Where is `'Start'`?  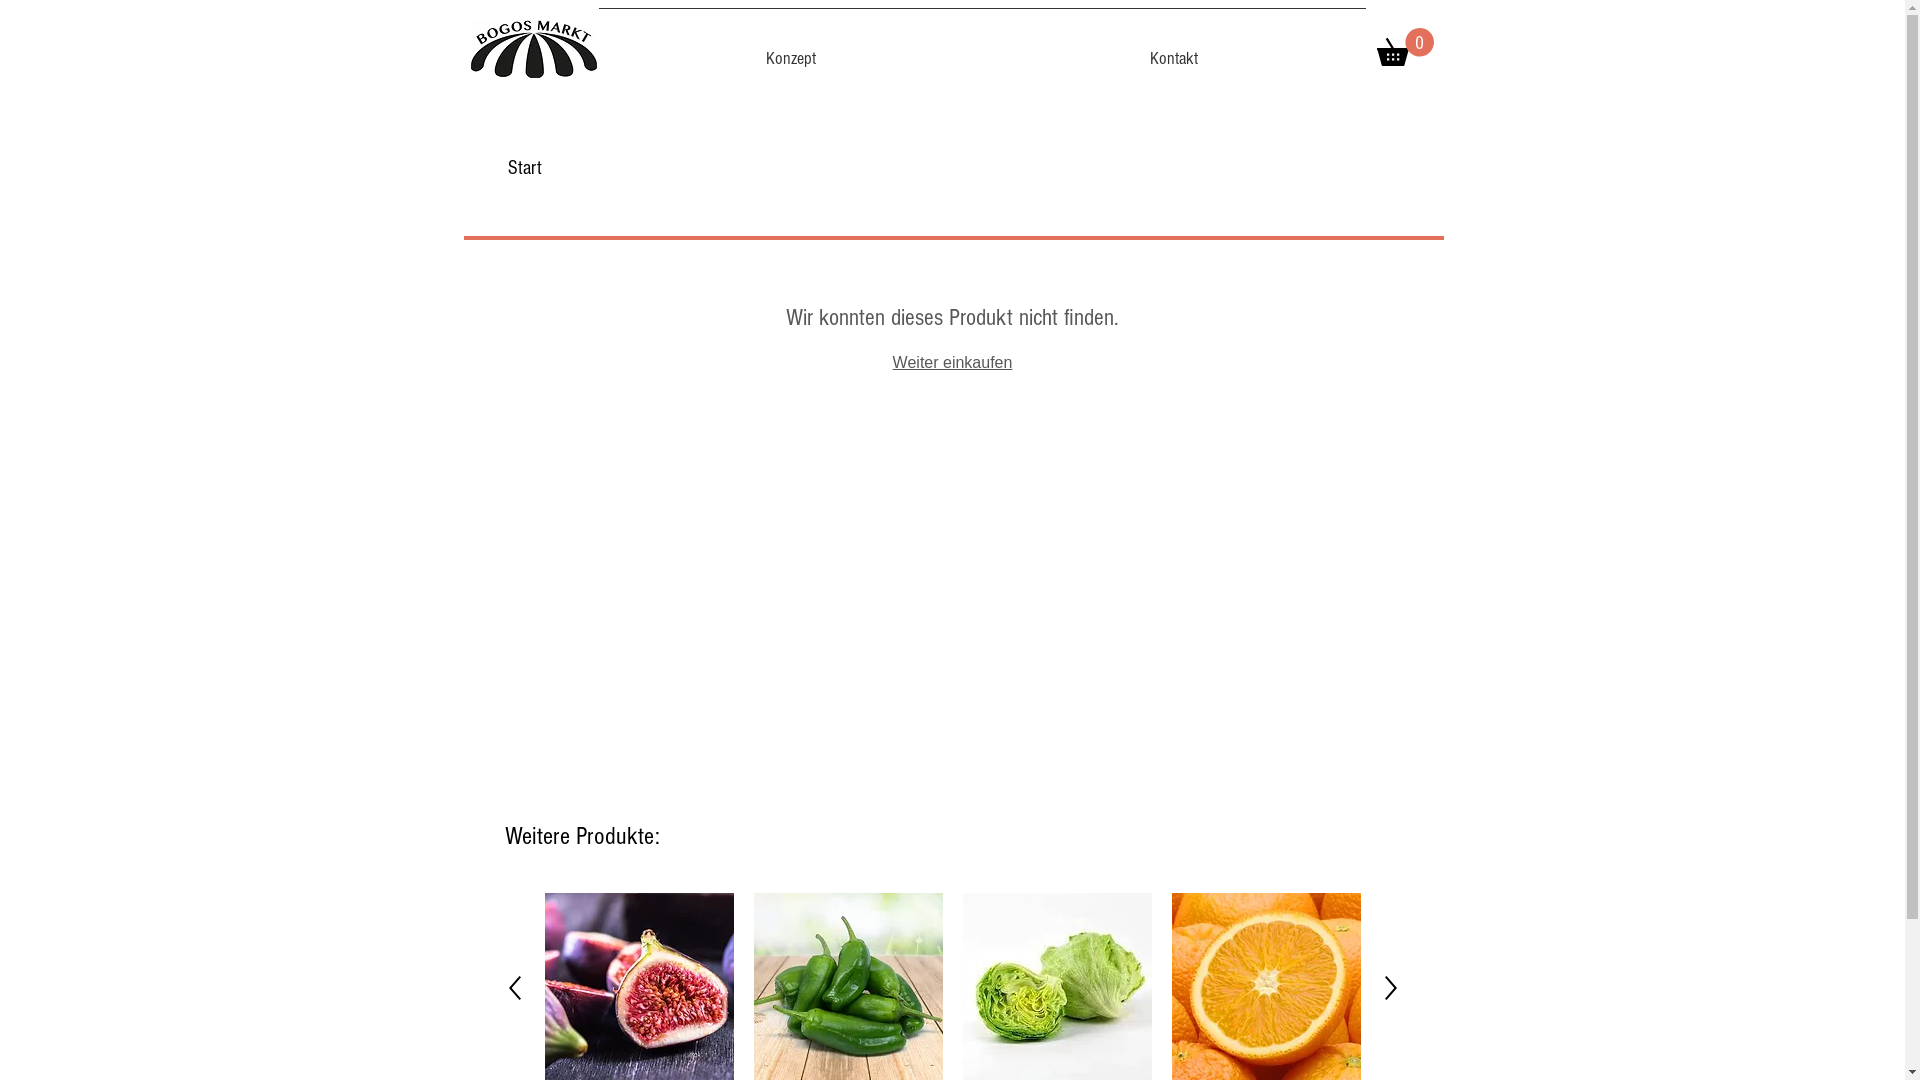 'Start' is located at coordinates (524, 167).